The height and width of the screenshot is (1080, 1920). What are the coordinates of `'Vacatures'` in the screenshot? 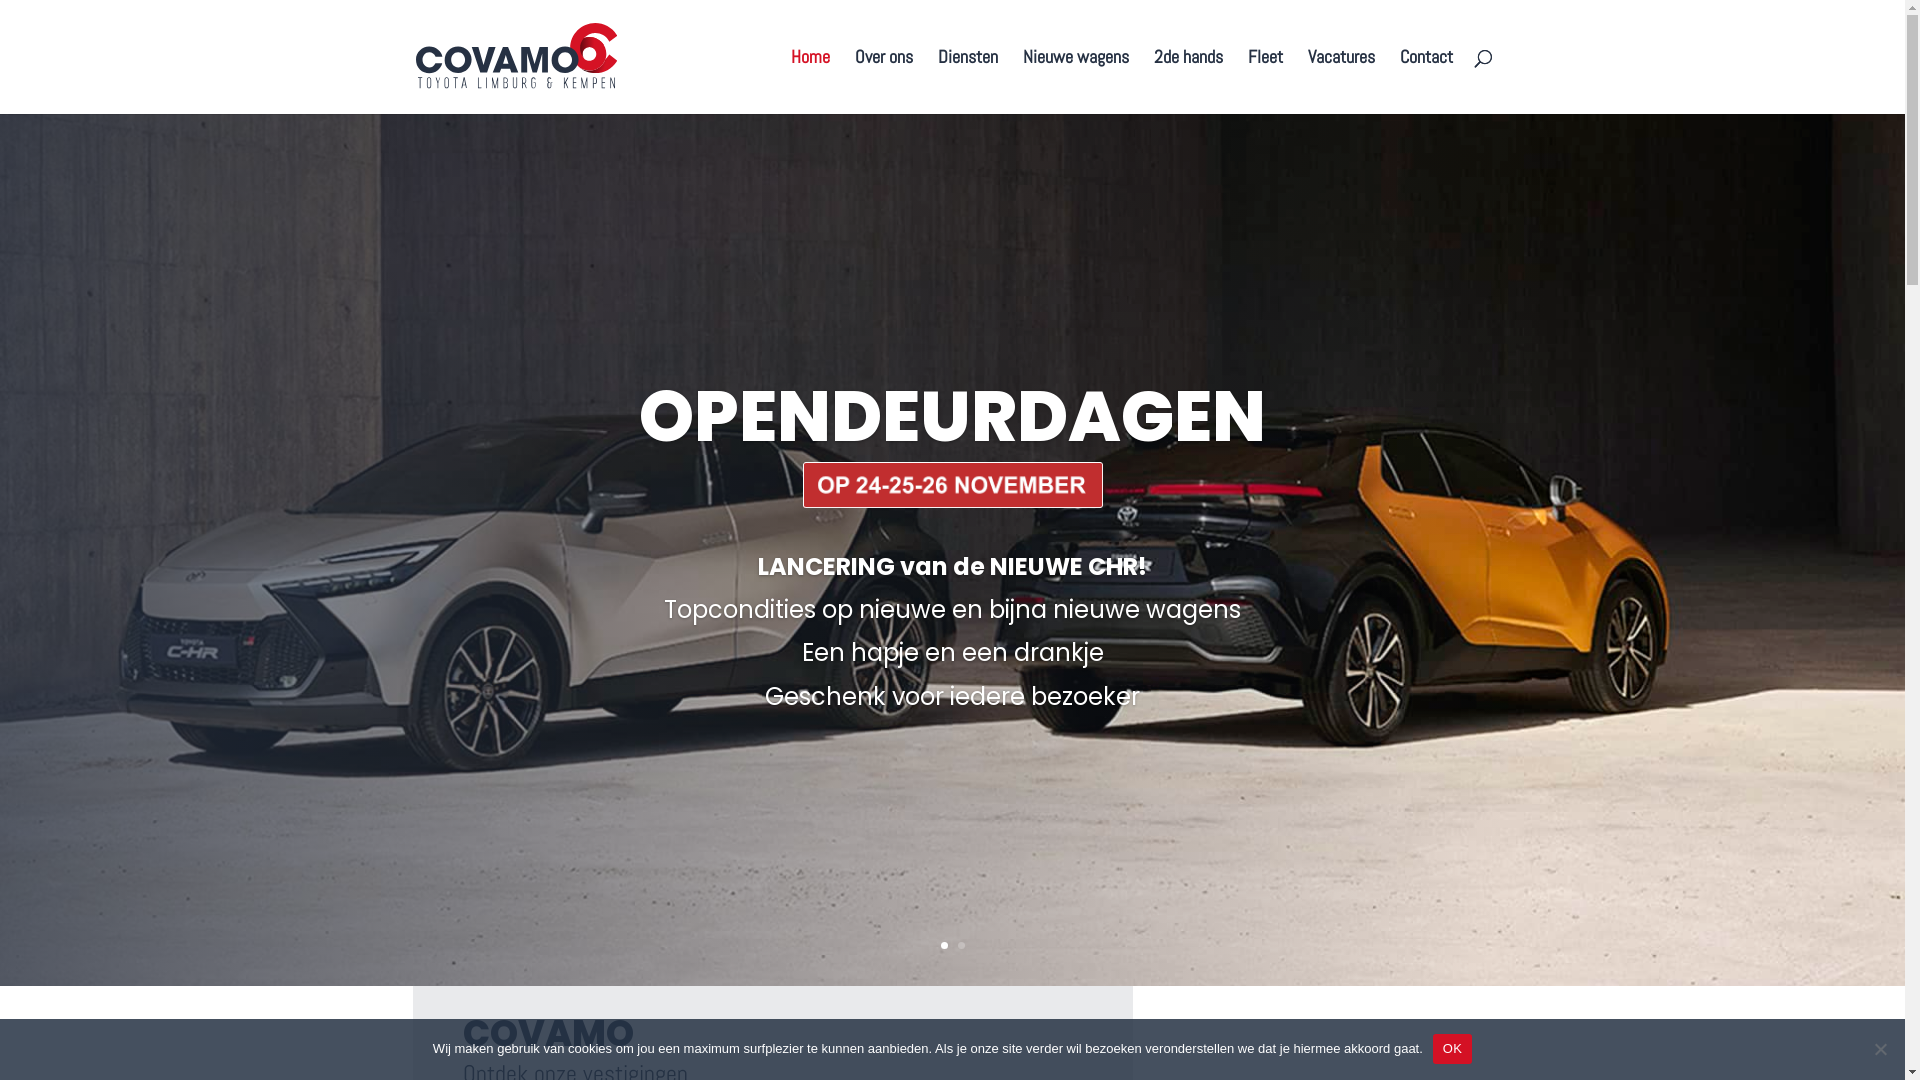 It's located at (1341, 80).